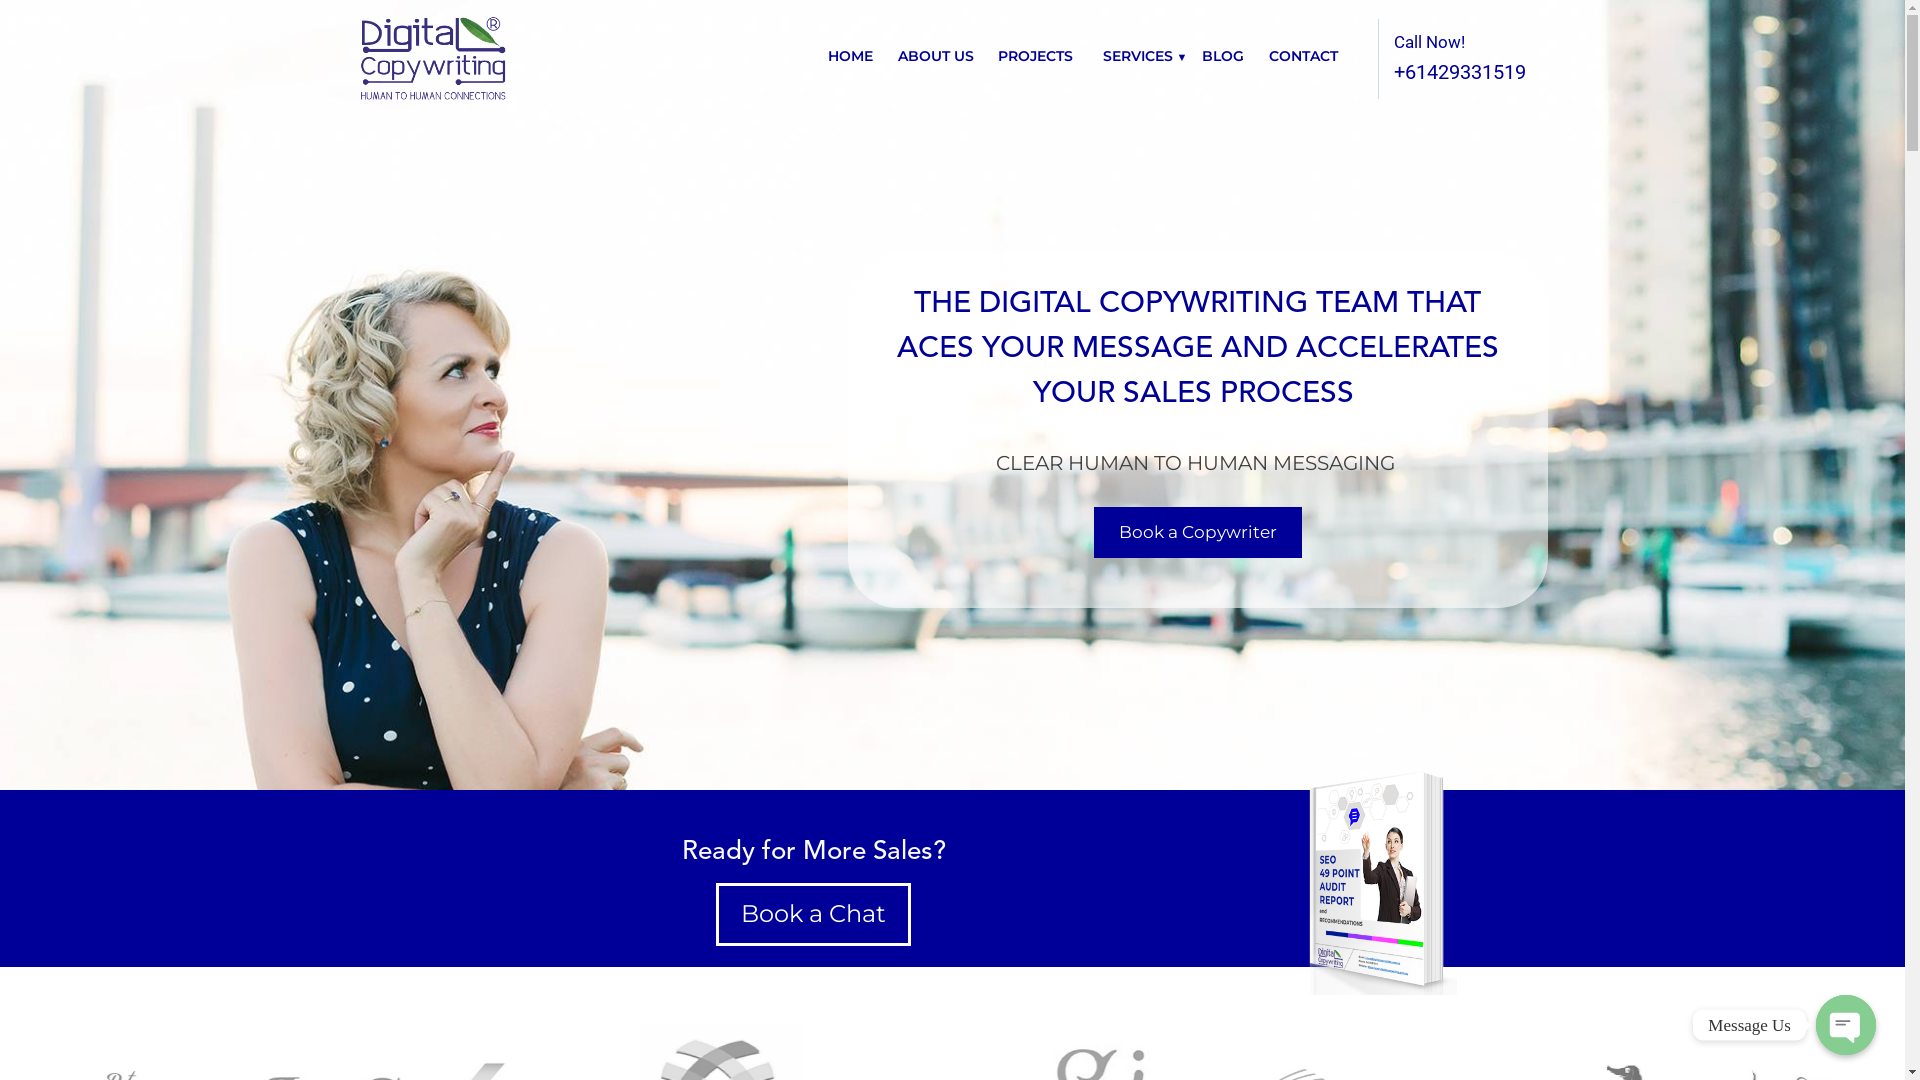 This screenshot has width=1920, height=1080. Describe the element at coordinates (1137, 55) in the screenshot. I see `'SERVICES'` at that location.